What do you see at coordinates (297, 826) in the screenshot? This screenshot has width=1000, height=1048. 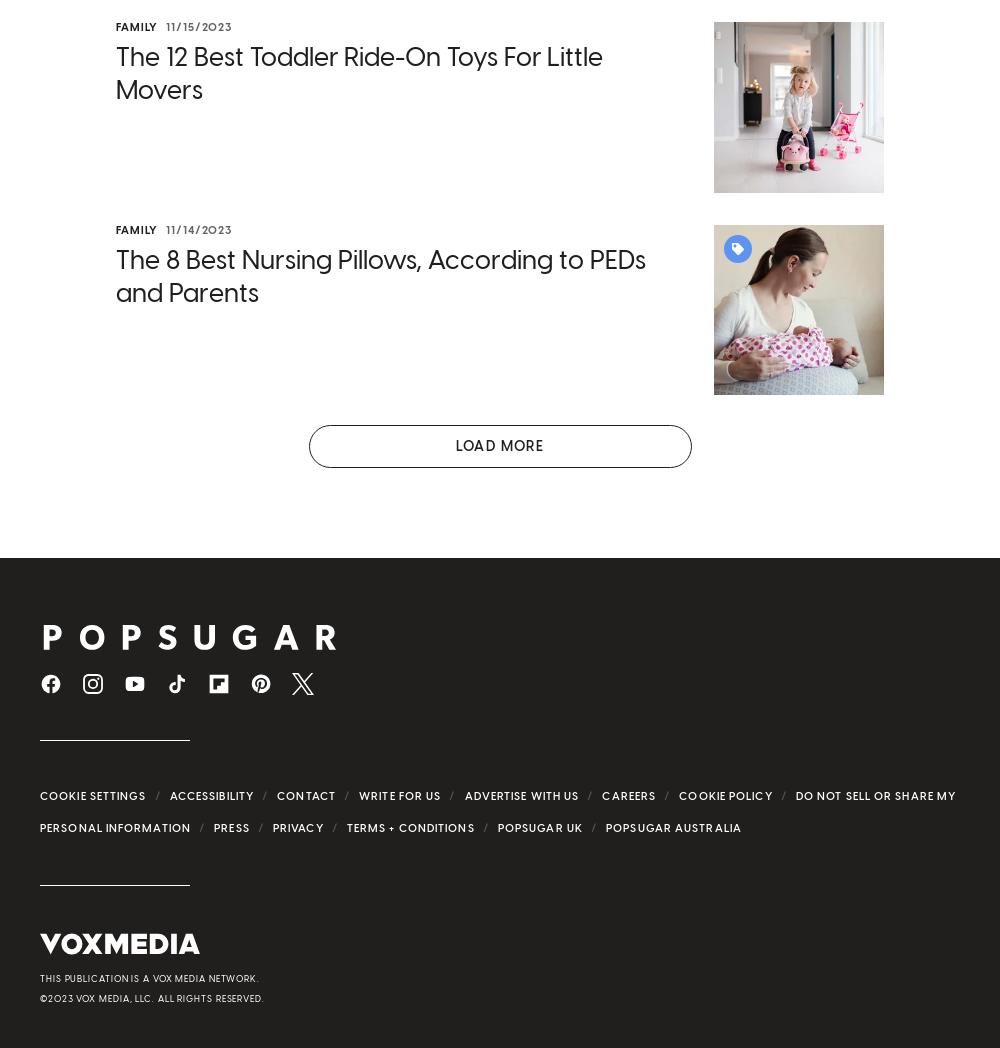 I see `'Privacy'` at bounding box center [297, 826].